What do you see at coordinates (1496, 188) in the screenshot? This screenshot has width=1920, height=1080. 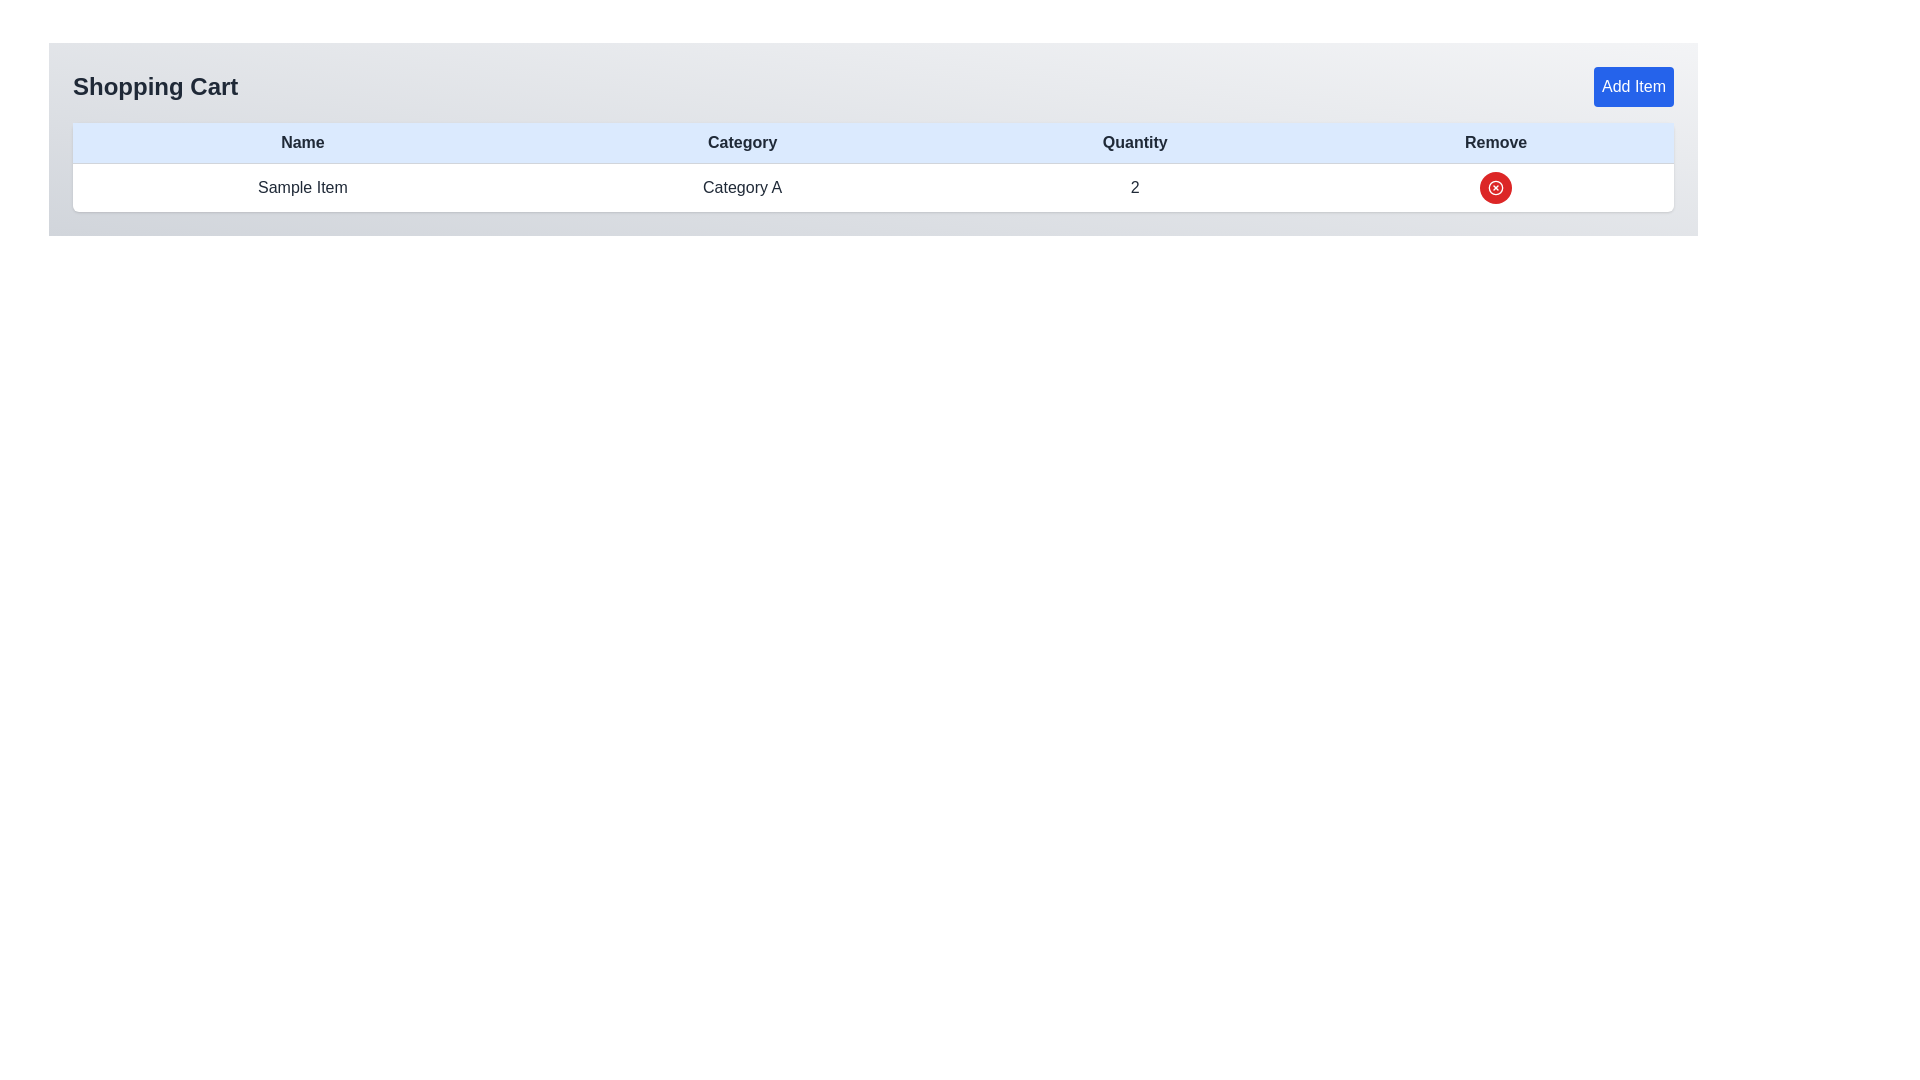 I see `the 'Remove' button located in the last column of the table` at bounding box center [1496, 188].